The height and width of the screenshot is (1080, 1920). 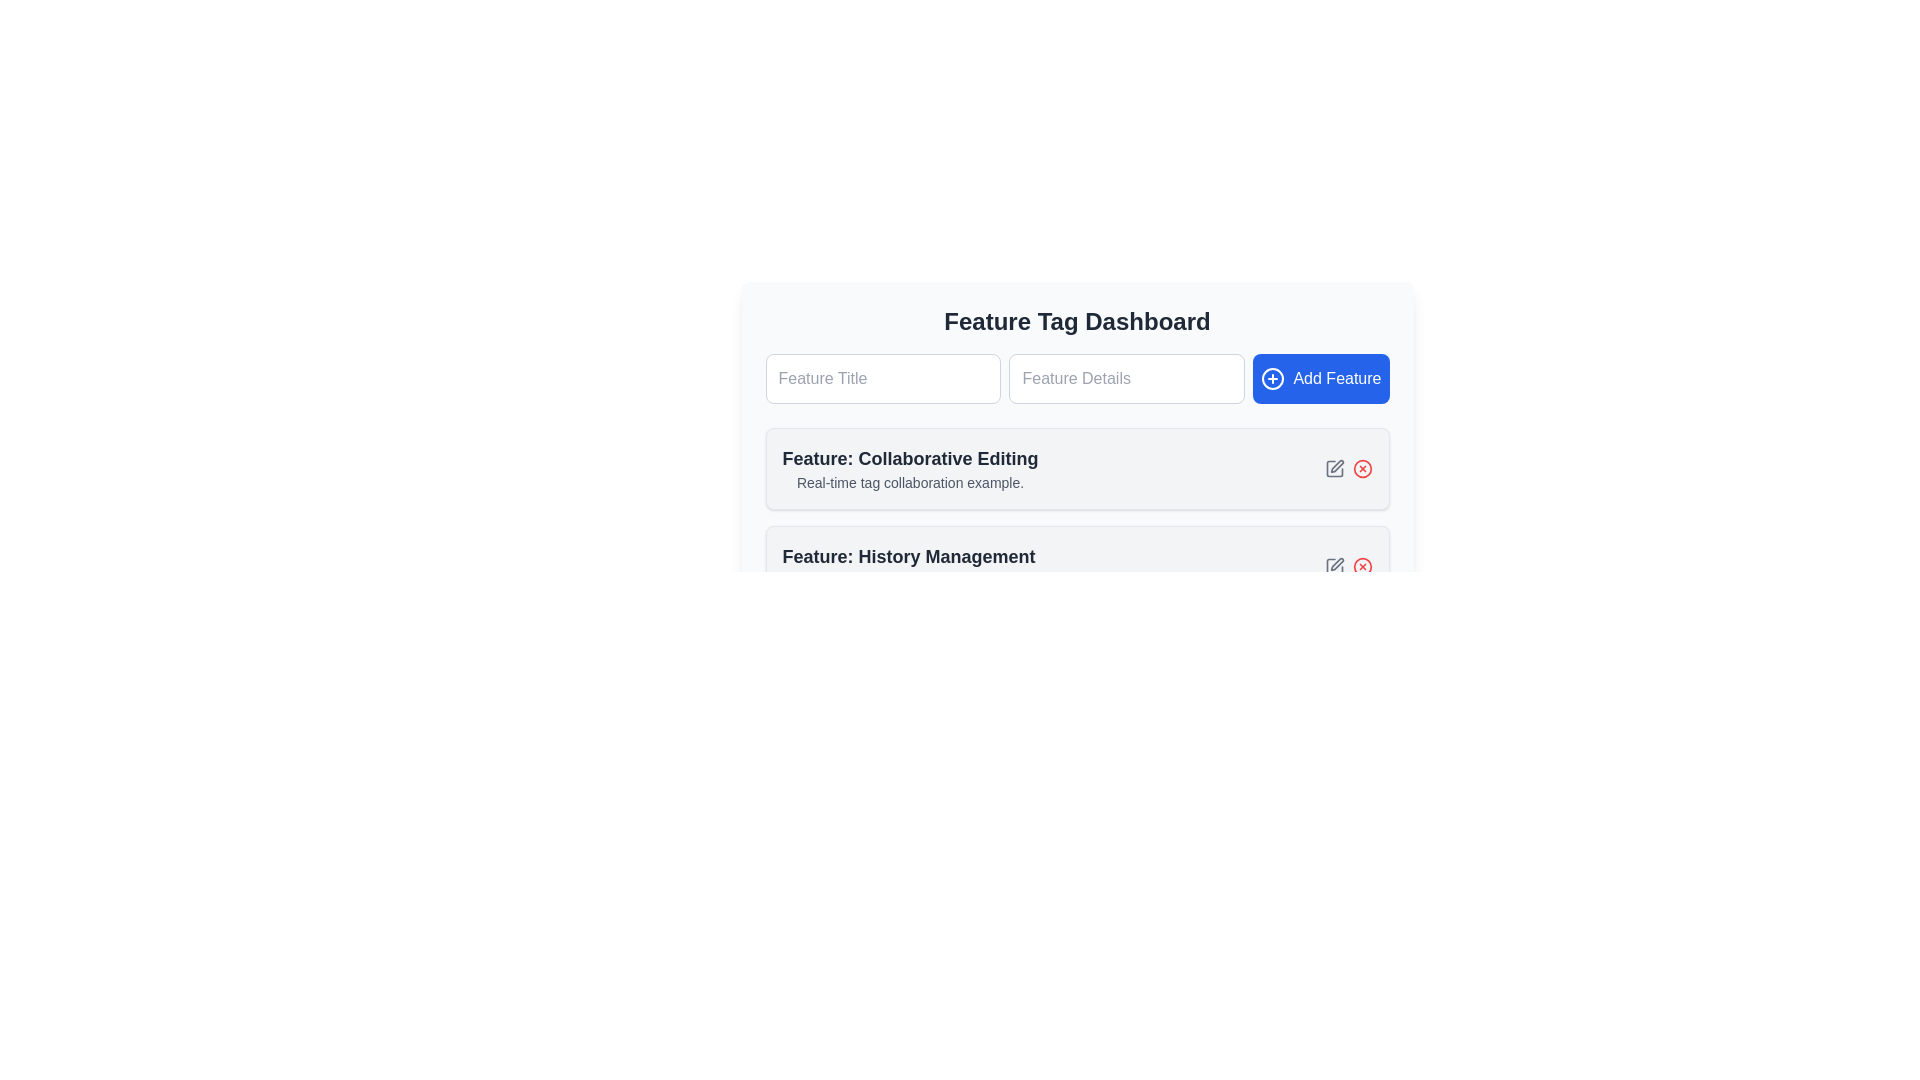 I want to click on the text block containing the title 'Feature: Collaborative Editing' and the subtitle 'Real-time tag collaboration example' located near the top-middle section of the interface, so click(x=909, y=469).